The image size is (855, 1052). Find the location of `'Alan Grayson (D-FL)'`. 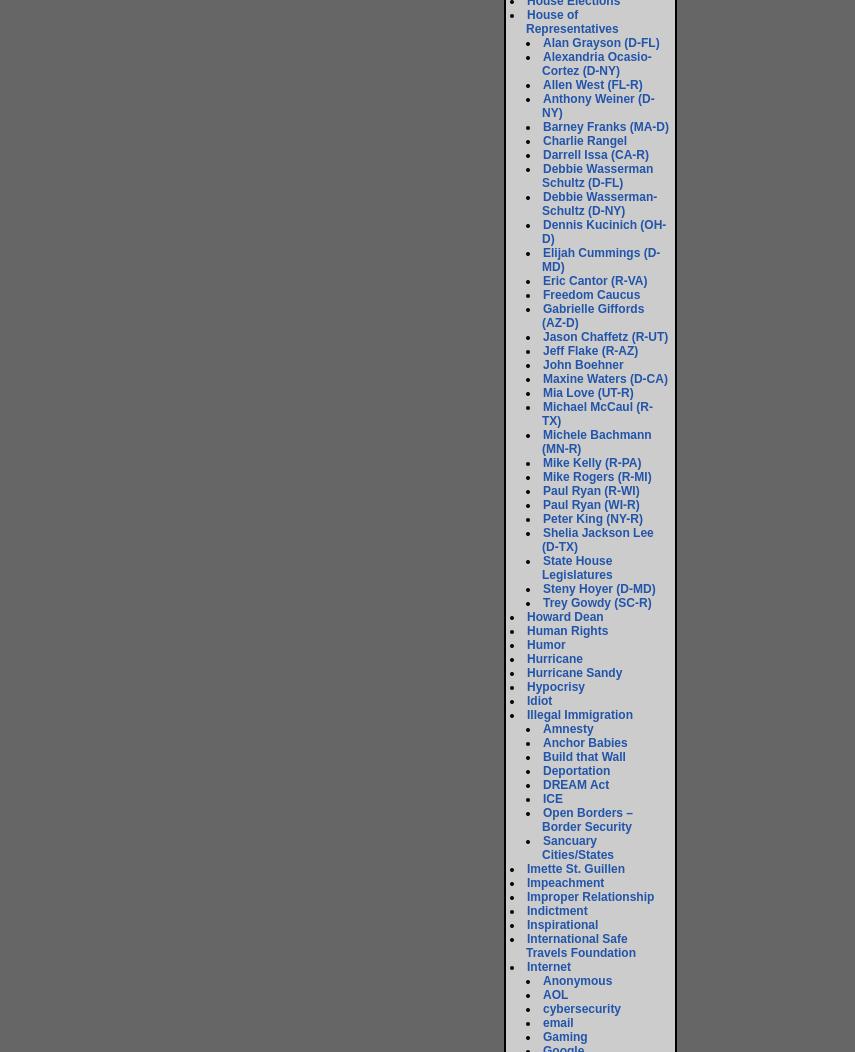

'Alan Grayson (D-FL)' is located at coordinates (543, 43).